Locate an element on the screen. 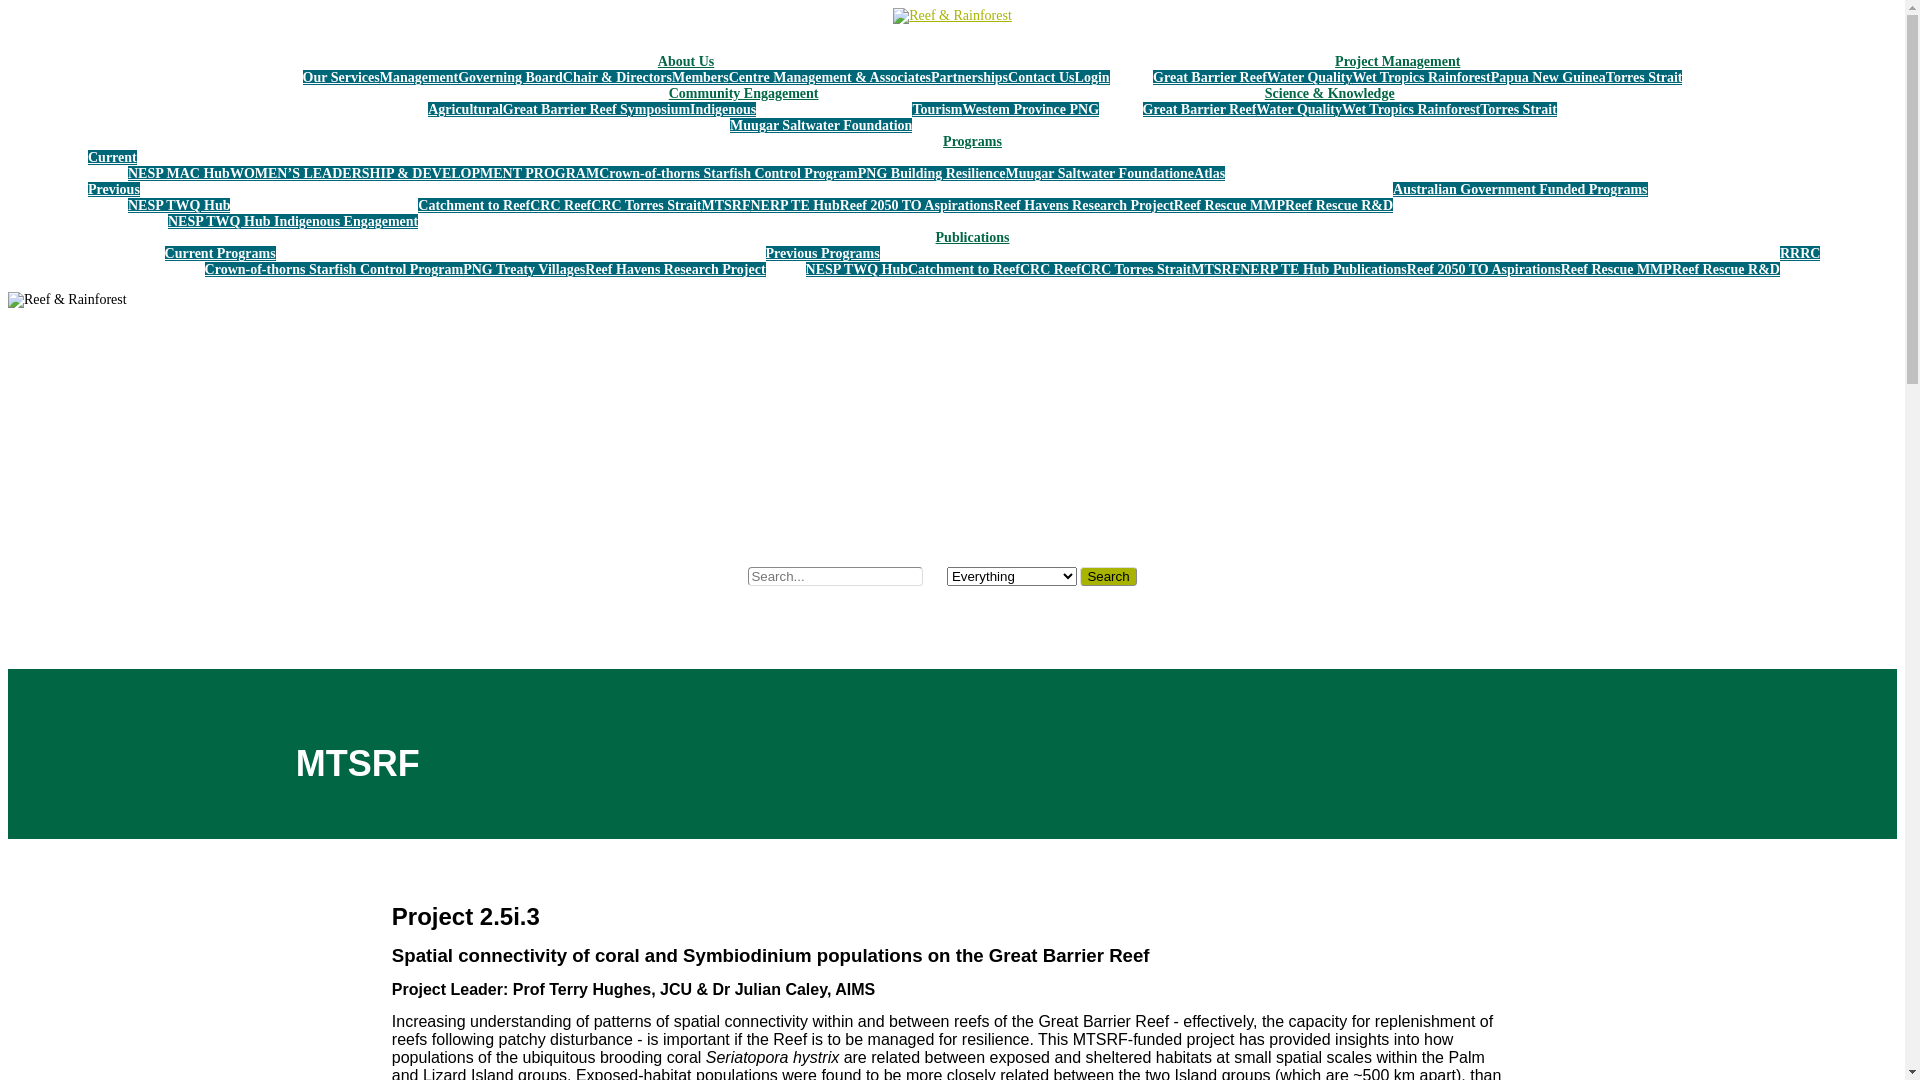  'Current' is located at coordinates (111, 156).